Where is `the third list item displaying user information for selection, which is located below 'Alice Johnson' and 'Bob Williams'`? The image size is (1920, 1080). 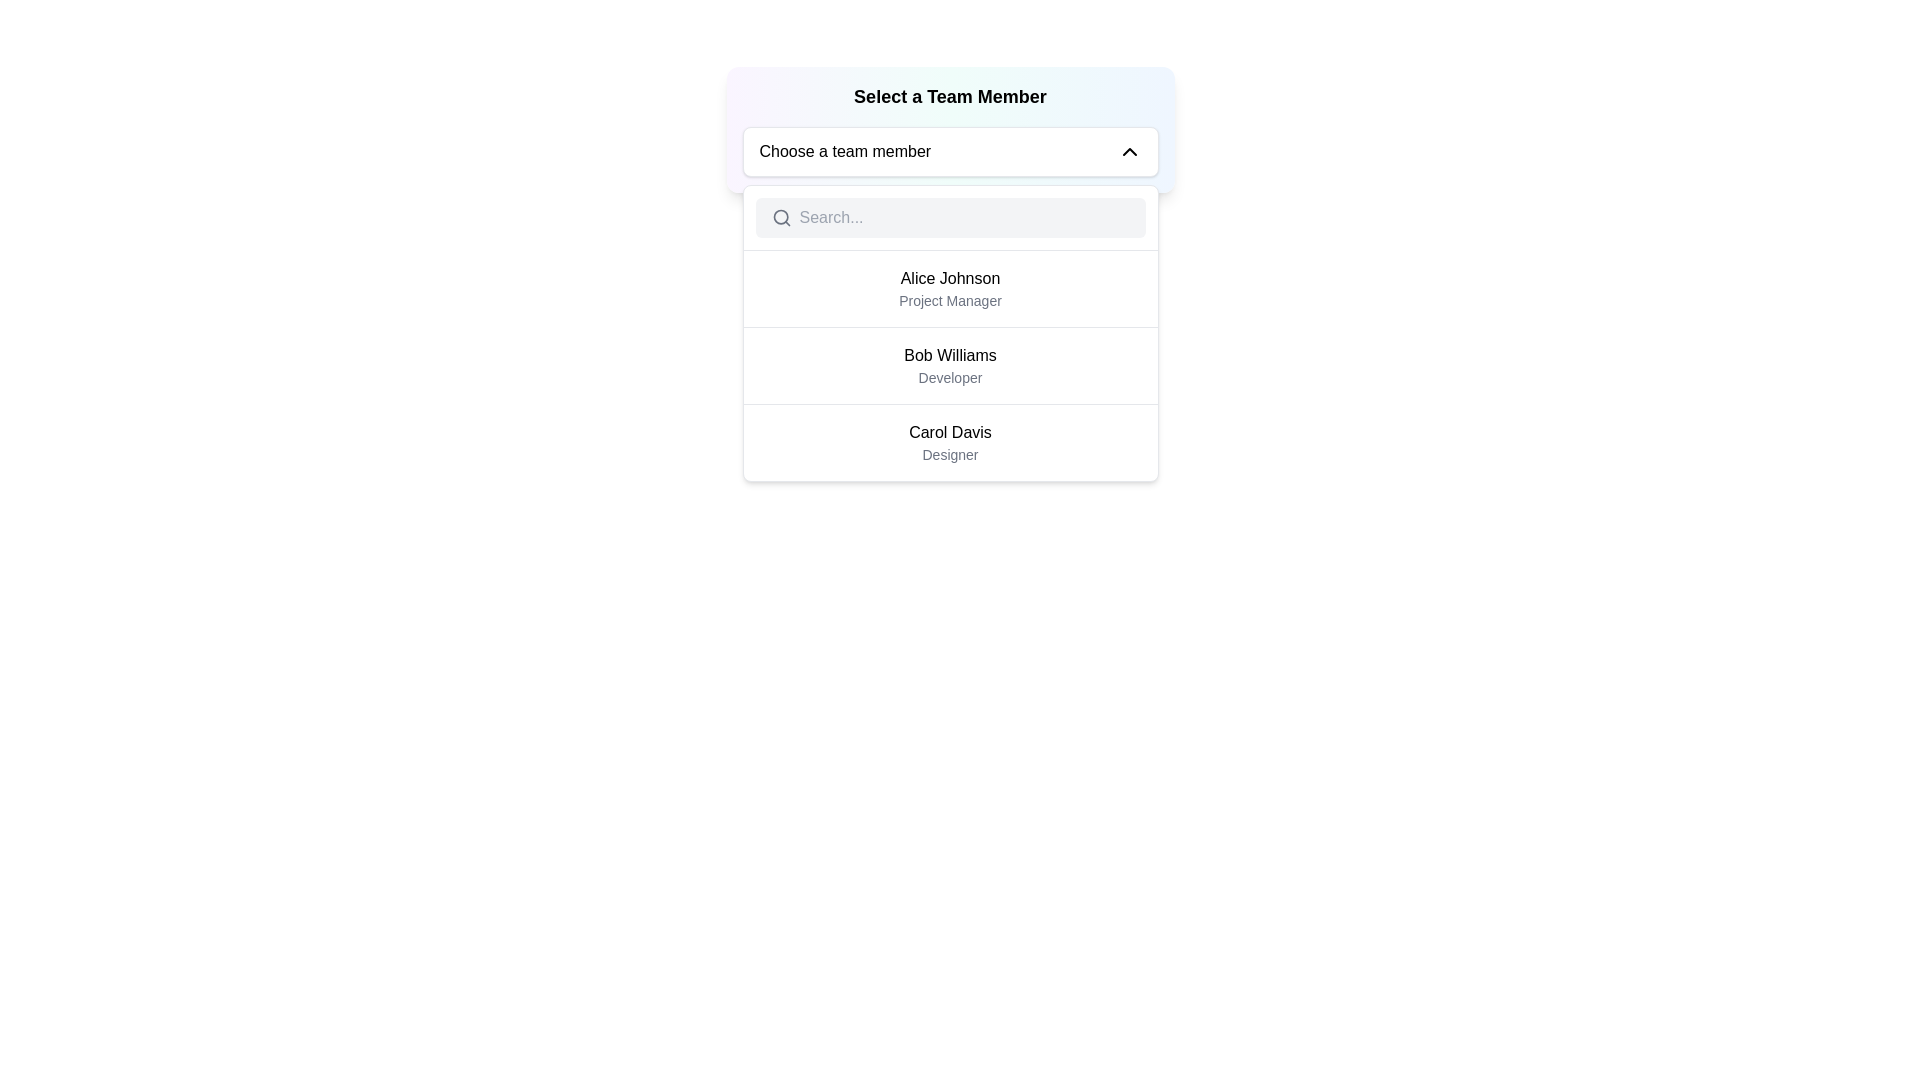 the third list item displaying user information for selection, which is located below 'Alice Johnson' and 'Bob Williams' is located at coordinates (949, 442).